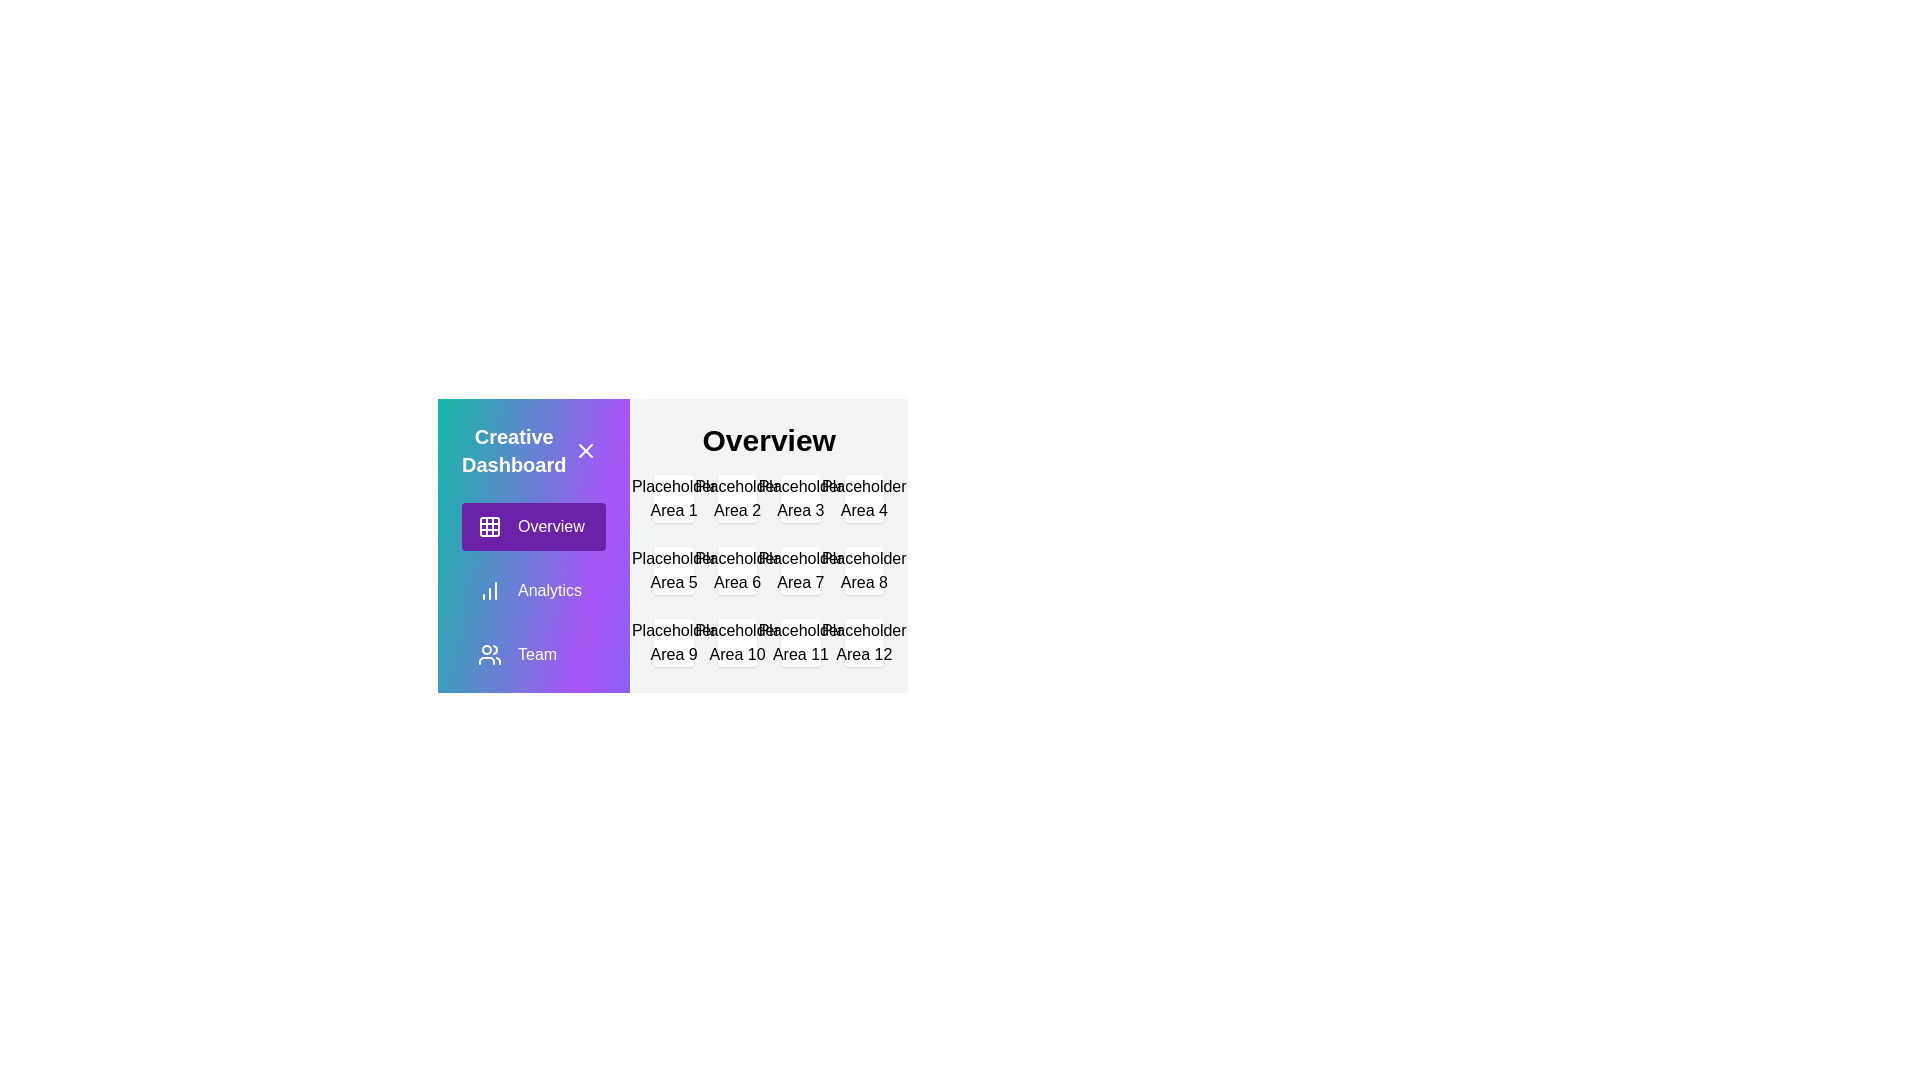 The width and height of the screenshot is (1920, 1080). What do you see at coordinates (533, 526) in the screenshot?
I see `the menu item Overview to observe the visual feedback` at bounding box center [533, 526].